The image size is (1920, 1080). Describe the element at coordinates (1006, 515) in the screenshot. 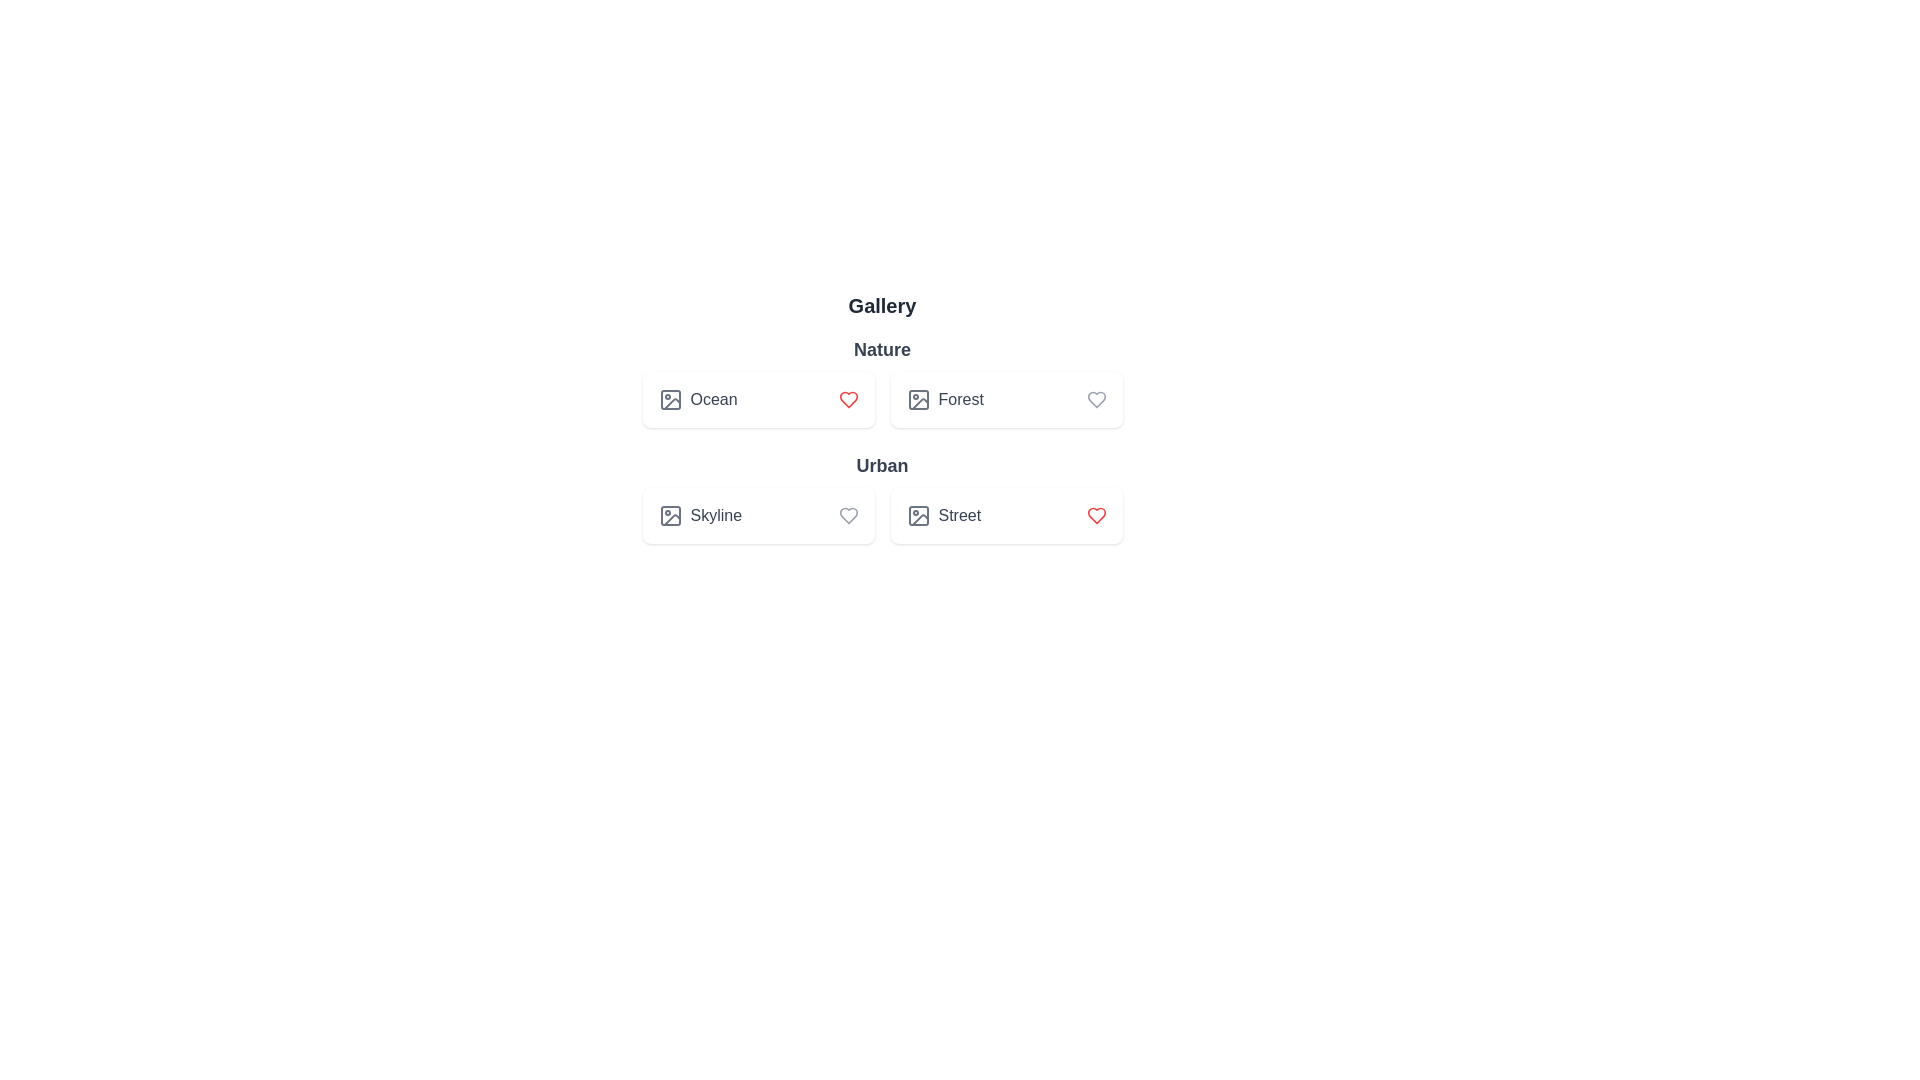

I see `the list item labeled Street` at that location.